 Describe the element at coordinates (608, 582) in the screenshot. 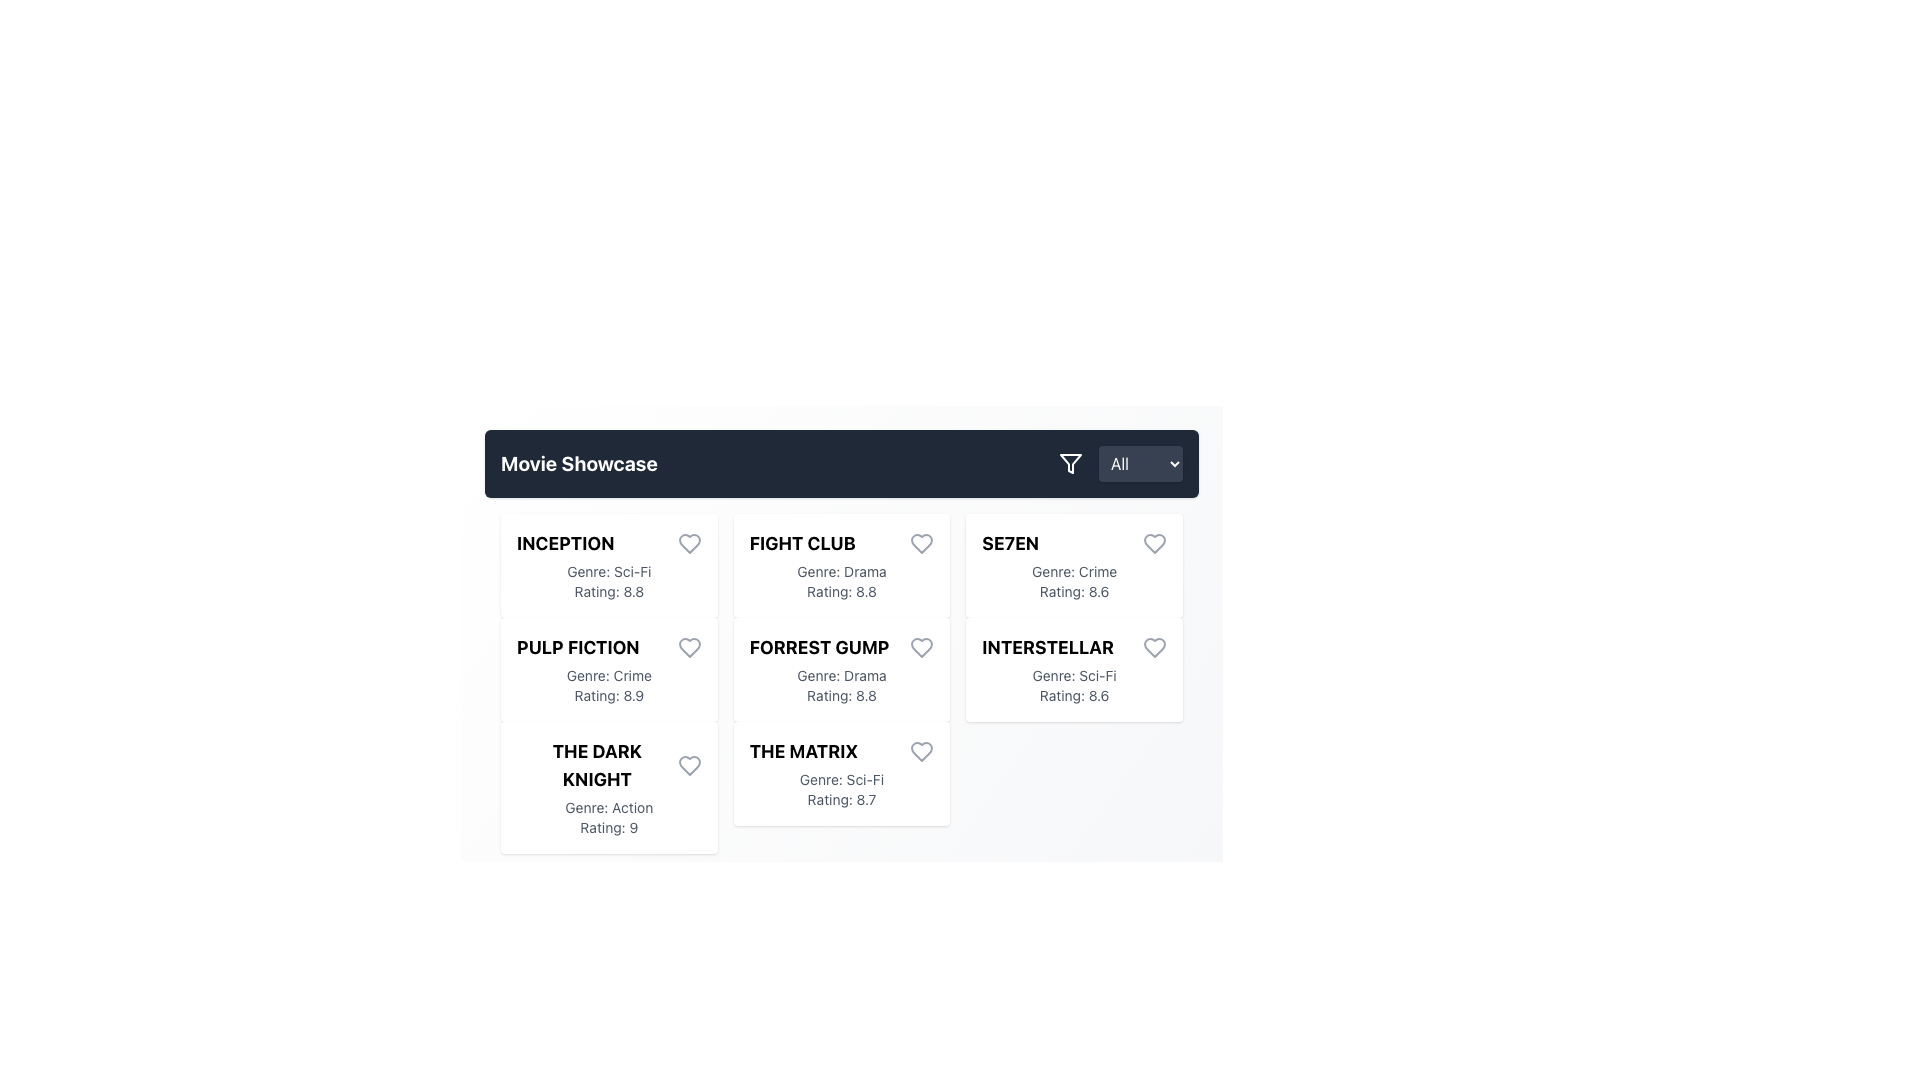

I see `information displayed in the text label that shows 'Genre: Sci-Fi' and 'Rating: 8.8', located below the title 'INCEPTION' in the top left card of the movie grid` at that location.